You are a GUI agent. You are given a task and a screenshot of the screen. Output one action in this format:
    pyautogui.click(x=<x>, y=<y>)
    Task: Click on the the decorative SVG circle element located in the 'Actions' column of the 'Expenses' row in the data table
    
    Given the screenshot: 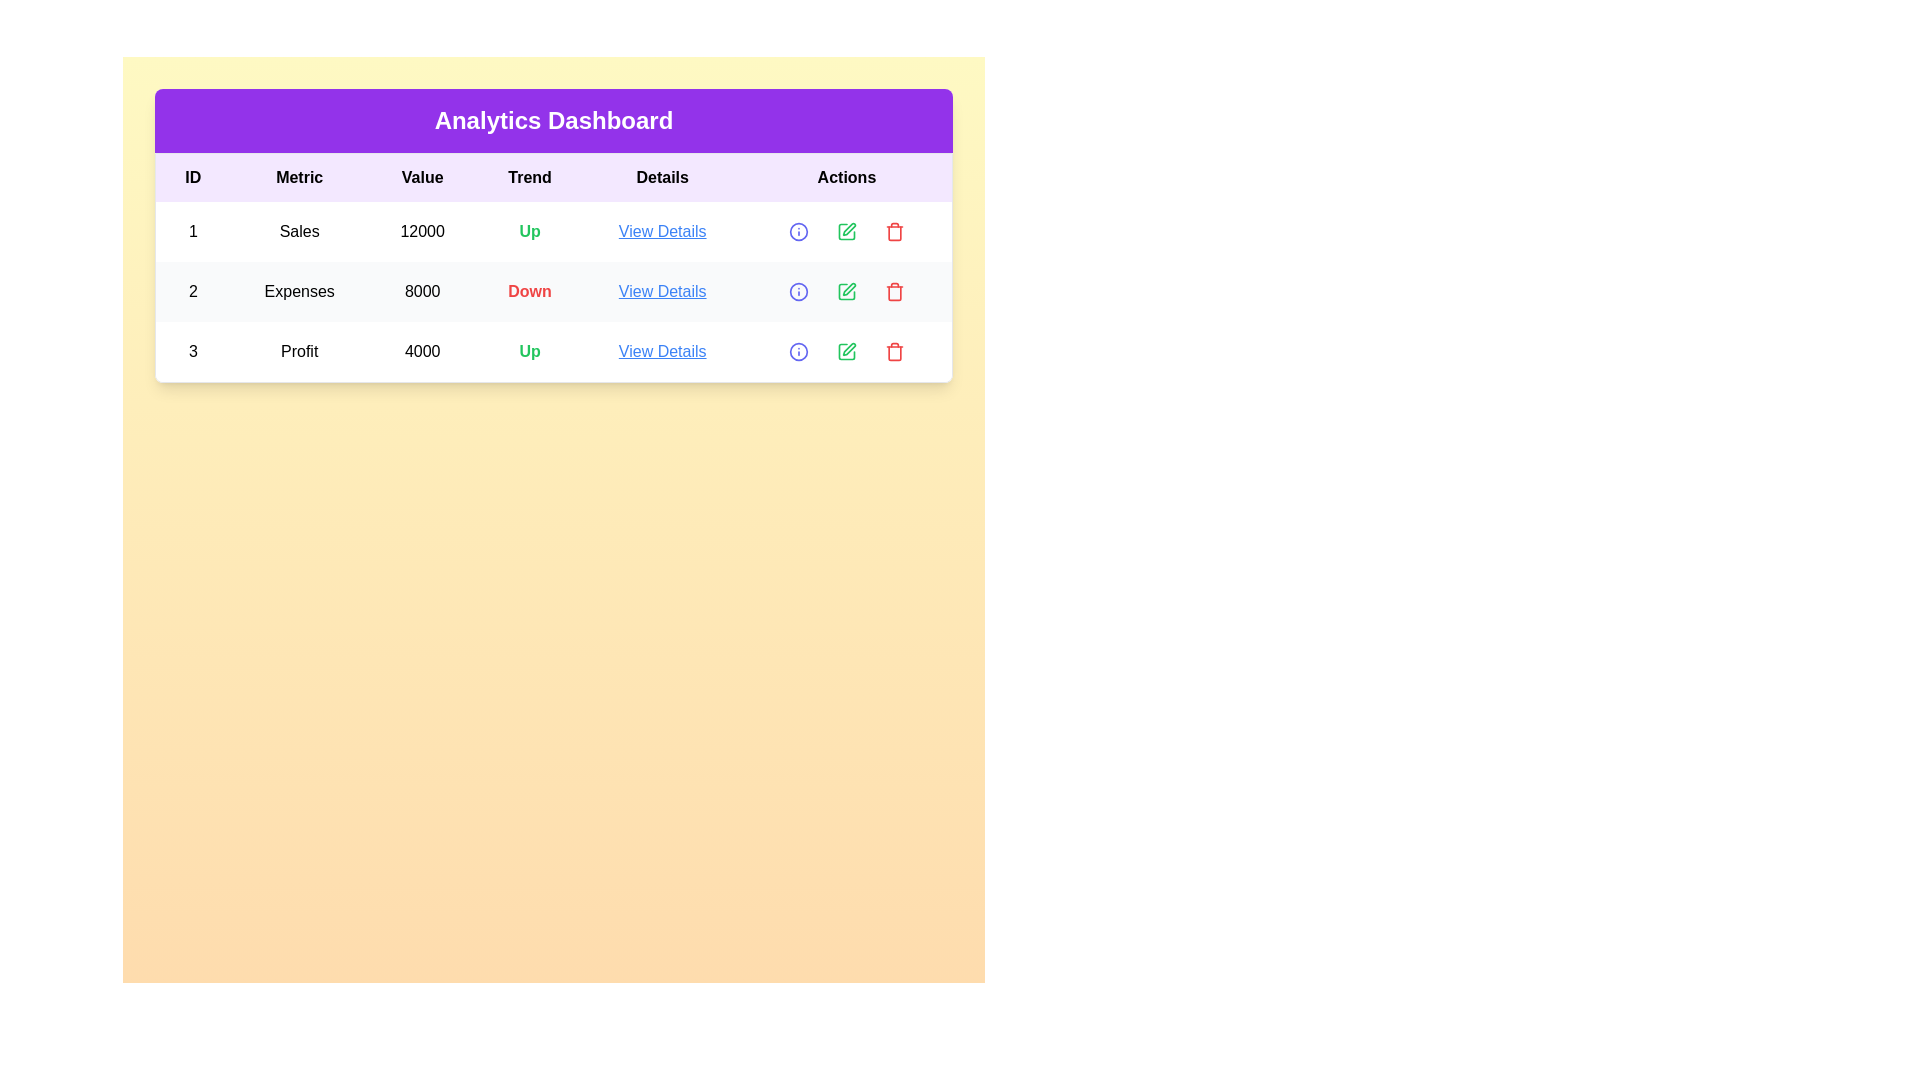 What is the action you would take?
    pyautogui.click(x=797, y=292)
    